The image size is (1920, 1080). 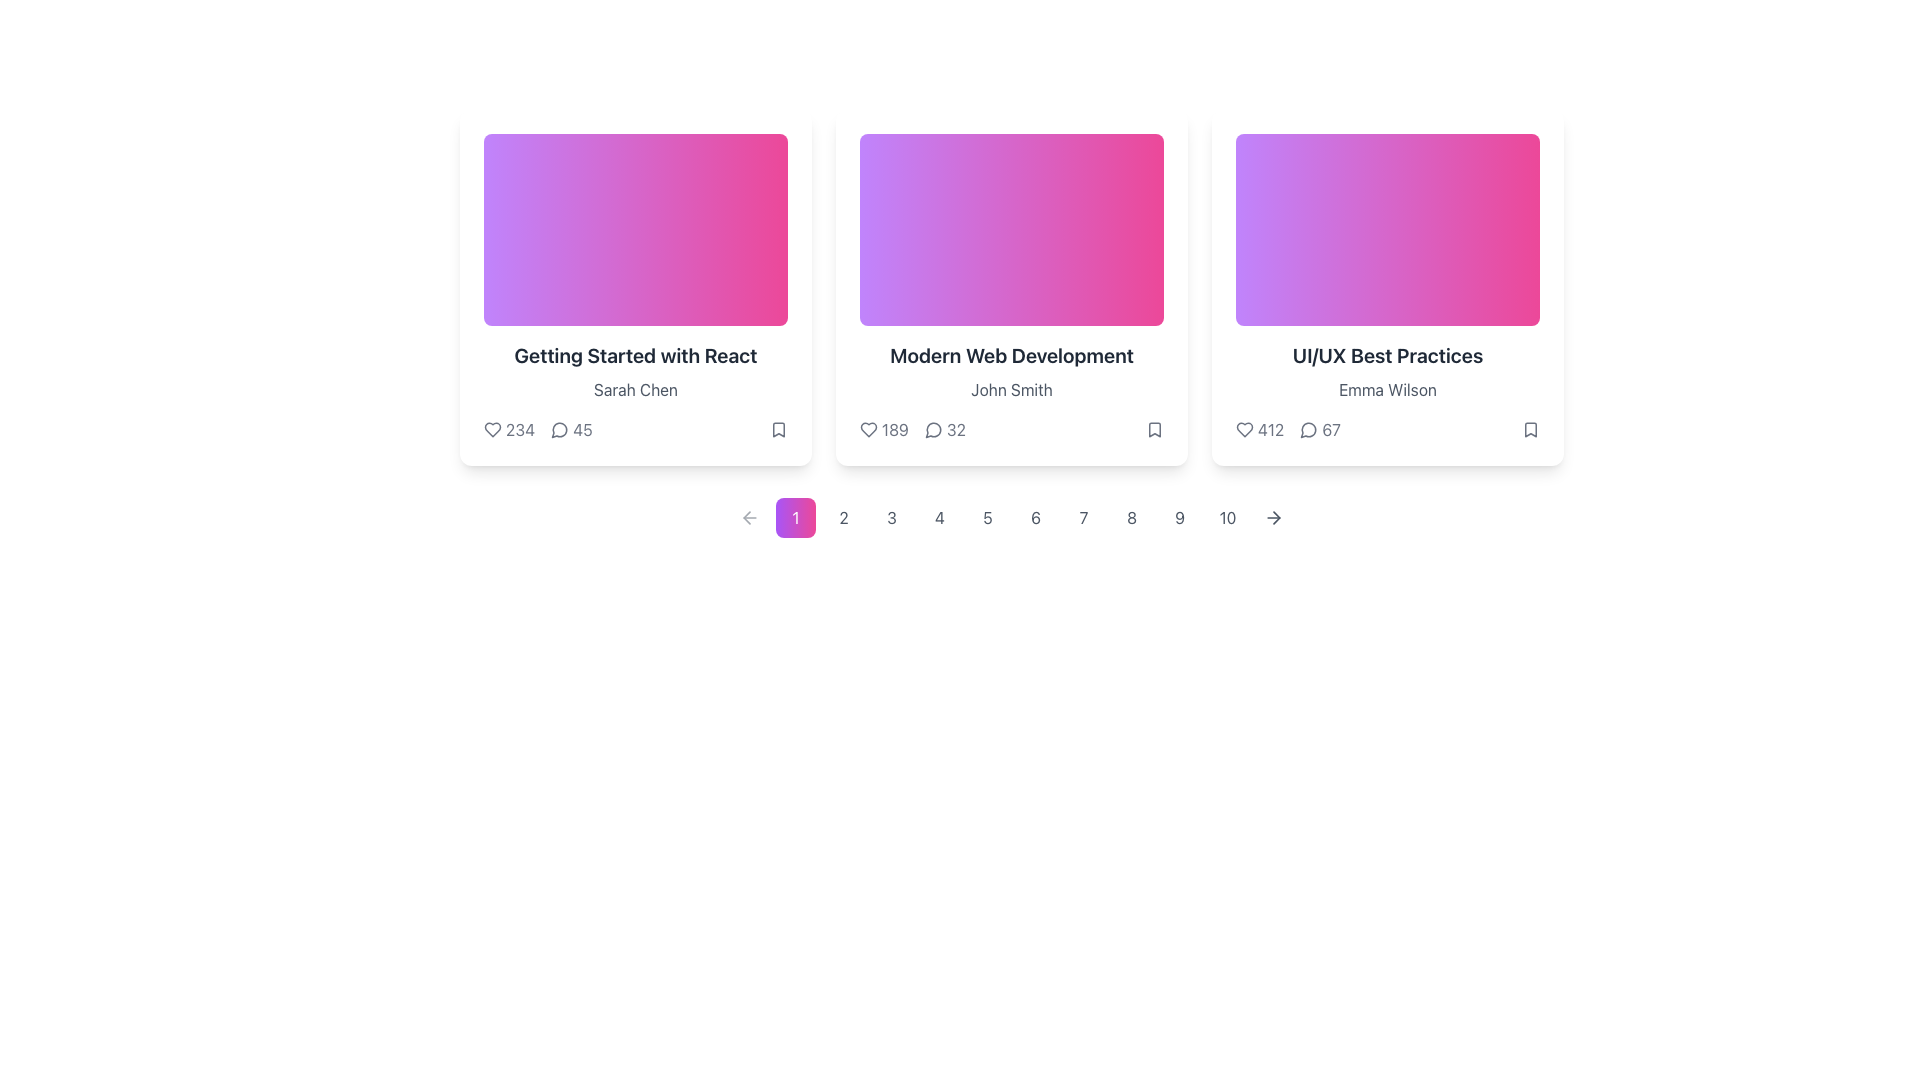 What do you see at coordinates (1288, 428) in the screenshot?
I see `the heart icon and speech bubble icon in the third card's counter component` at bounding box center [1288, 428].